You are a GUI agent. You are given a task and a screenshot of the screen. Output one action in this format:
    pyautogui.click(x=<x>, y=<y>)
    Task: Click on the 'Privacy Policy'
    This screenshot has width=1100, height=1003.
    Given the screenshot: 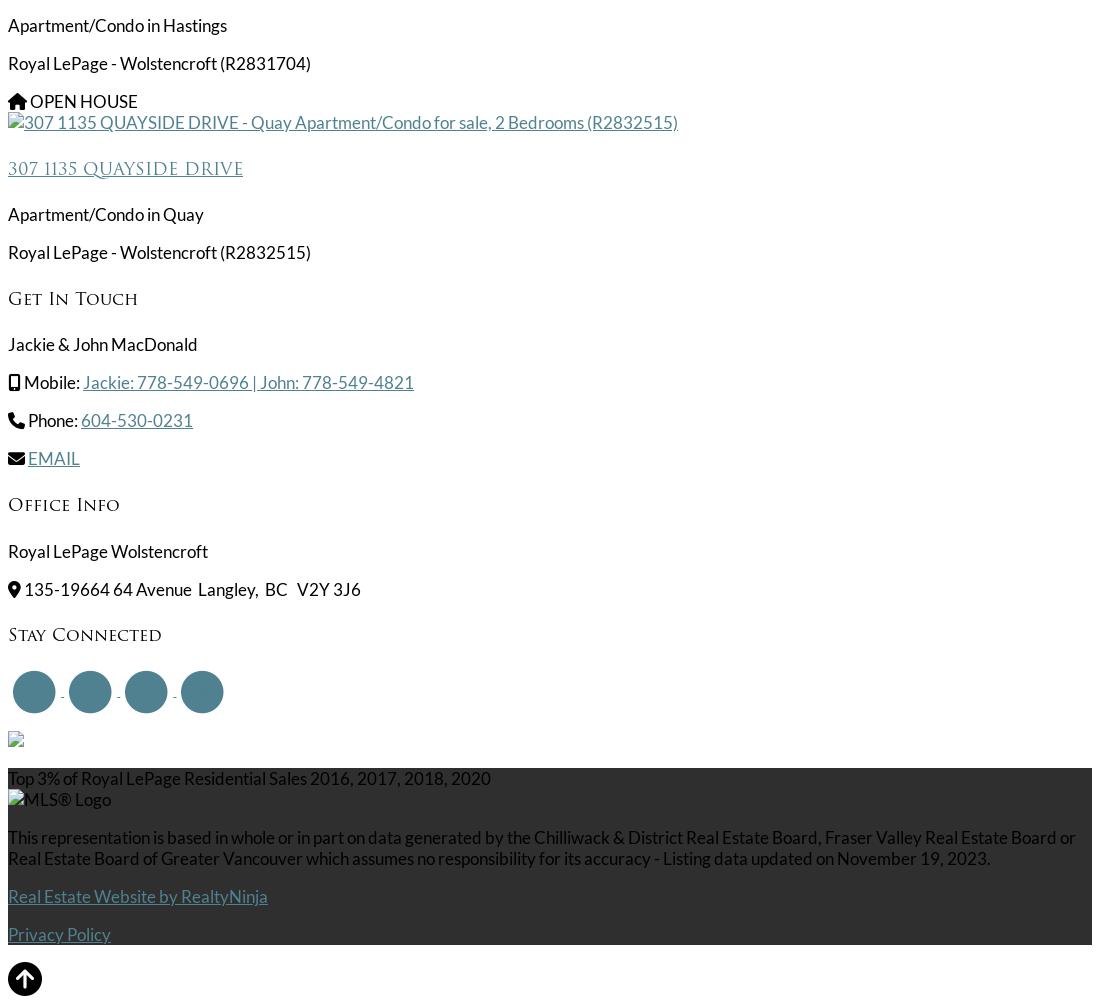 What is the action you would take?
    pyautogui.click(x=58, y=933)
    